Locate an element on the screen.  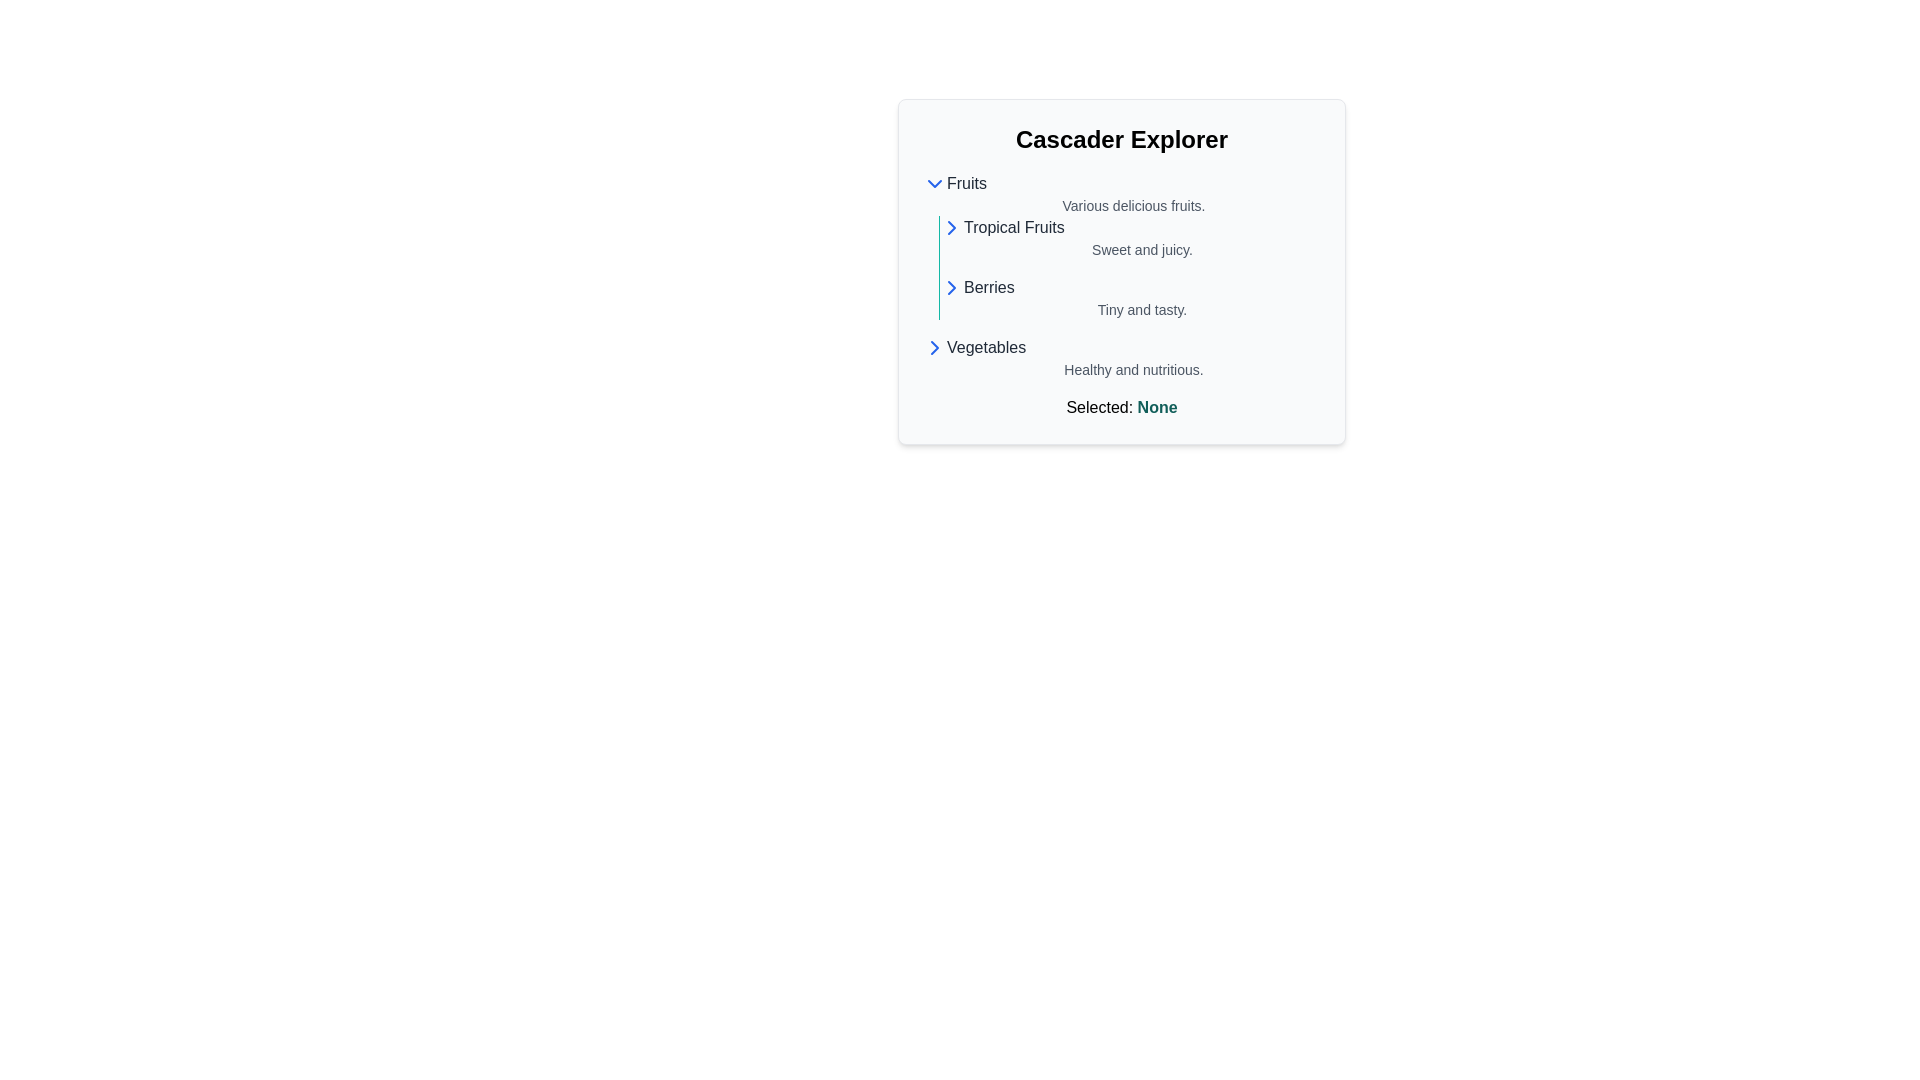
the 'Tropical Fruits' label is located at coordinates (1013, 226).